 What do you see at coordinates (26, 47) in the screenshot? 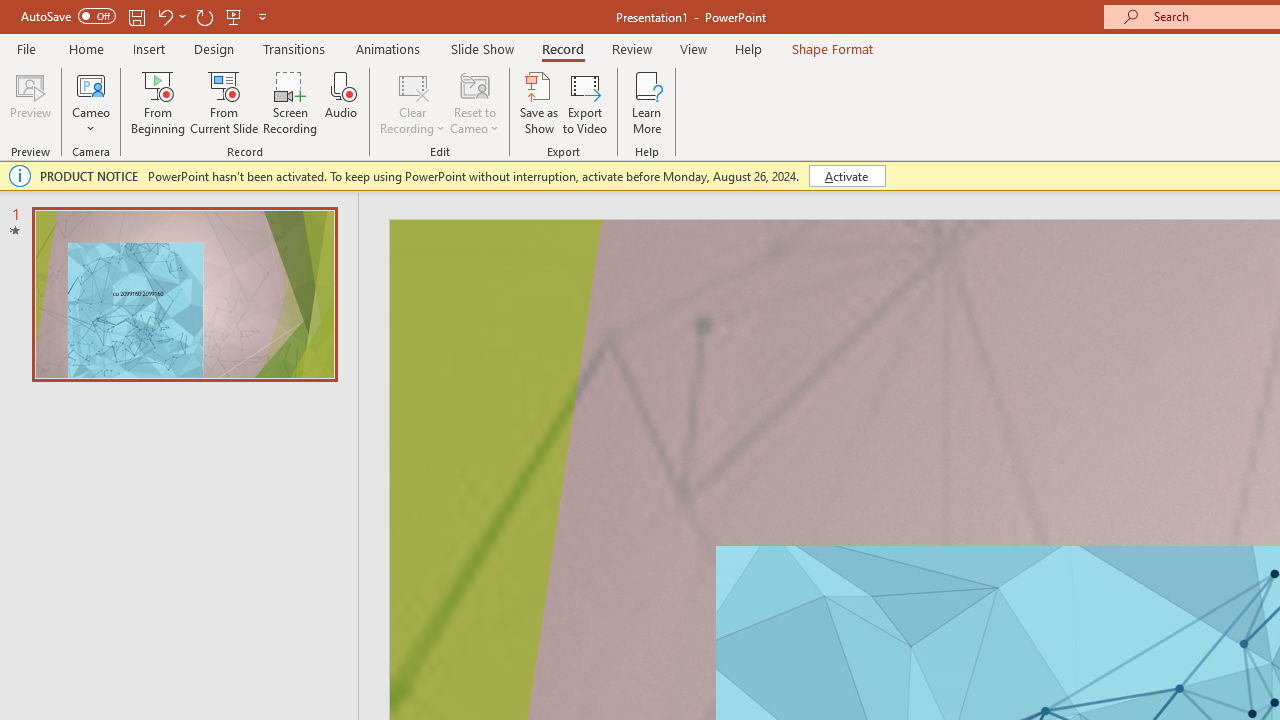
I see `'File Tab'` at bounding box center [26, 47].